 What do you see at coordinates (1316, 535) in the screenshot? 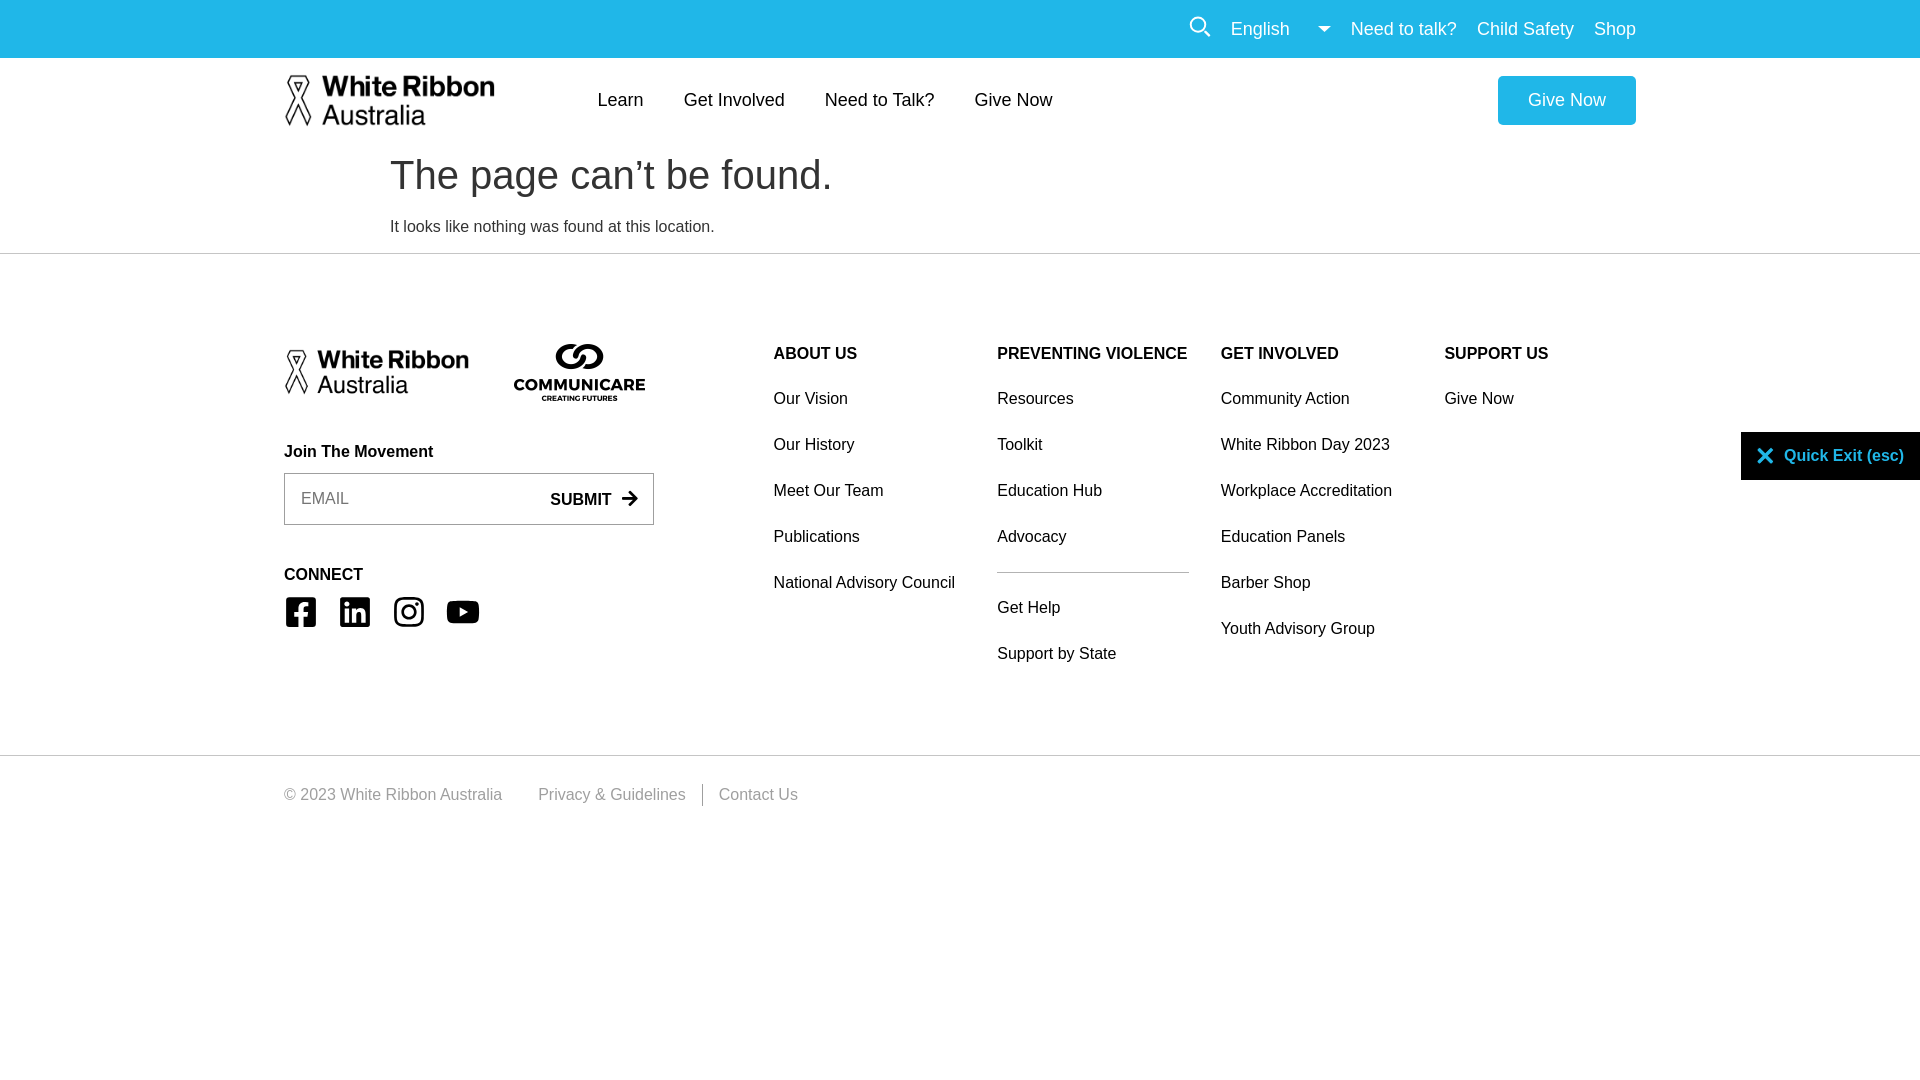
I see `'Education Panels'` at bounding box center [1316, 535].